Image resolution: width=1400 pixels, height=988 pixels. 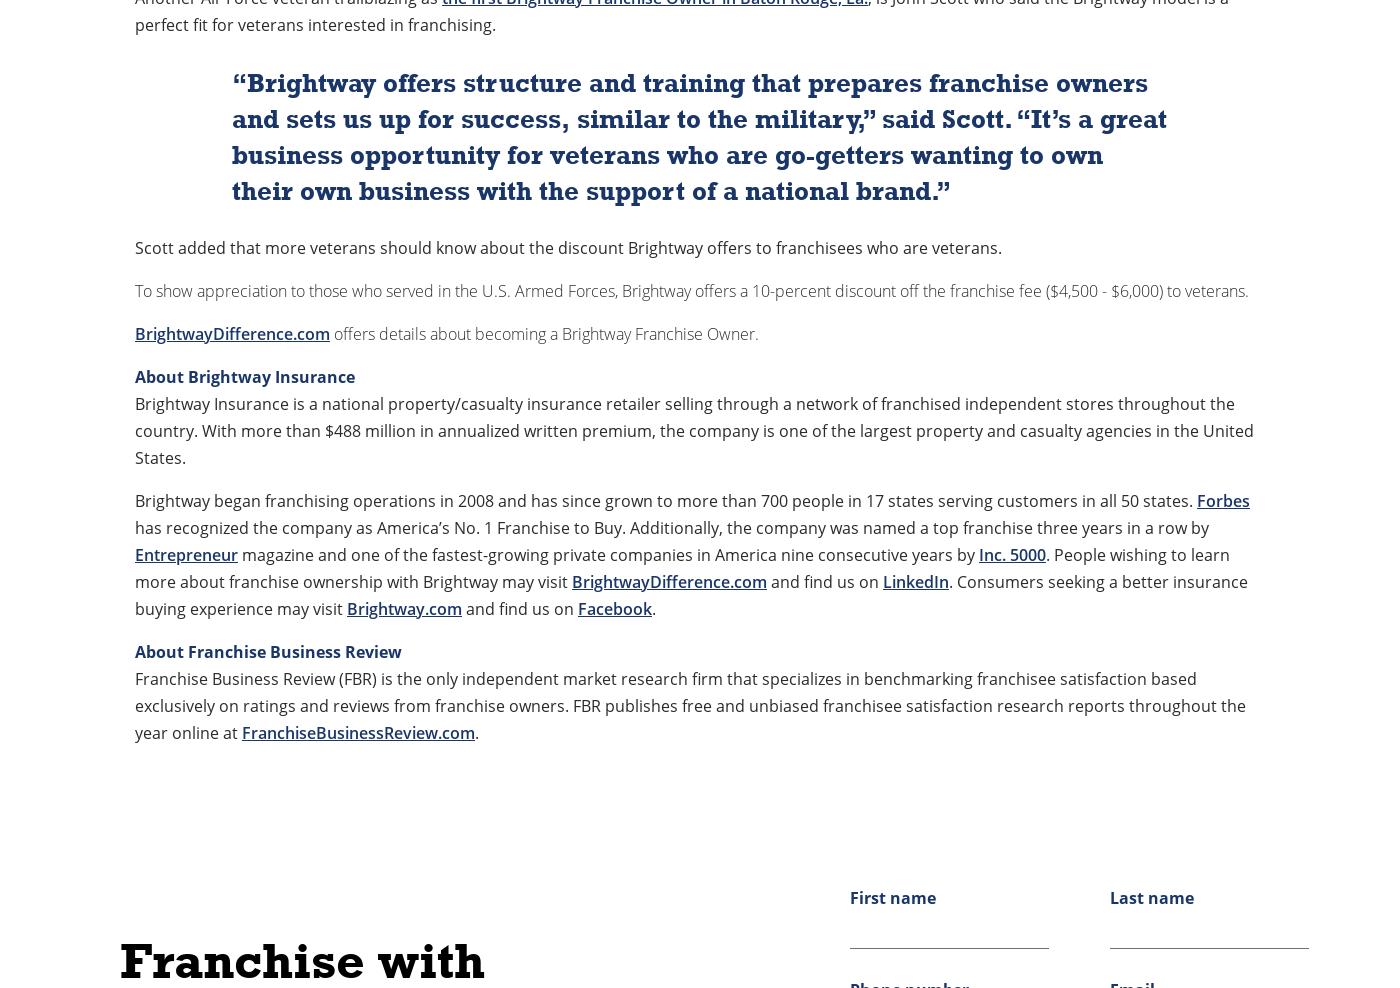 I want to click on 'Brightway began franchising operations in 2008 and has since grown to more than 700 people in 17 states serving customers in all 50 states.', so click(x=665, y=499).